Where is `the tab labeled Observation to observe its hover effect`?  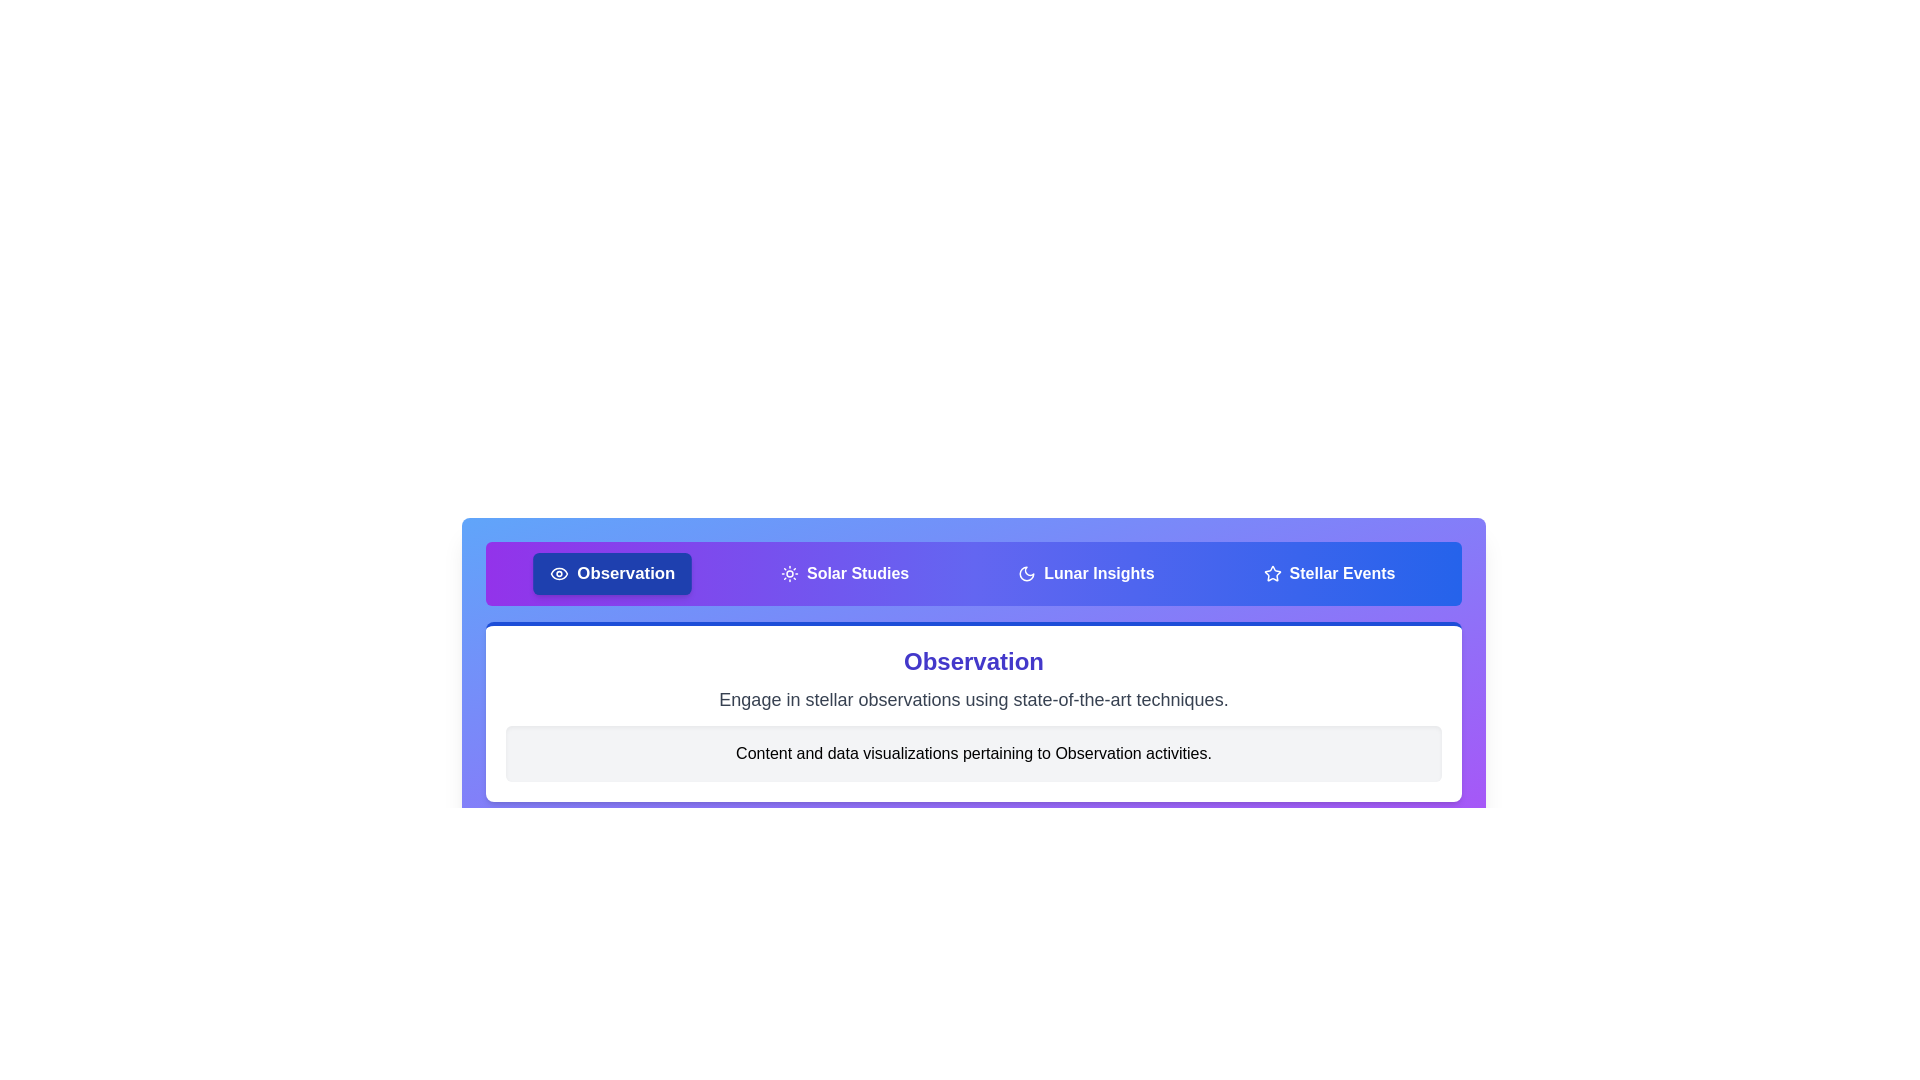 the tab labeled Observation to observe its hover effect is located at coordinates (611, 574).